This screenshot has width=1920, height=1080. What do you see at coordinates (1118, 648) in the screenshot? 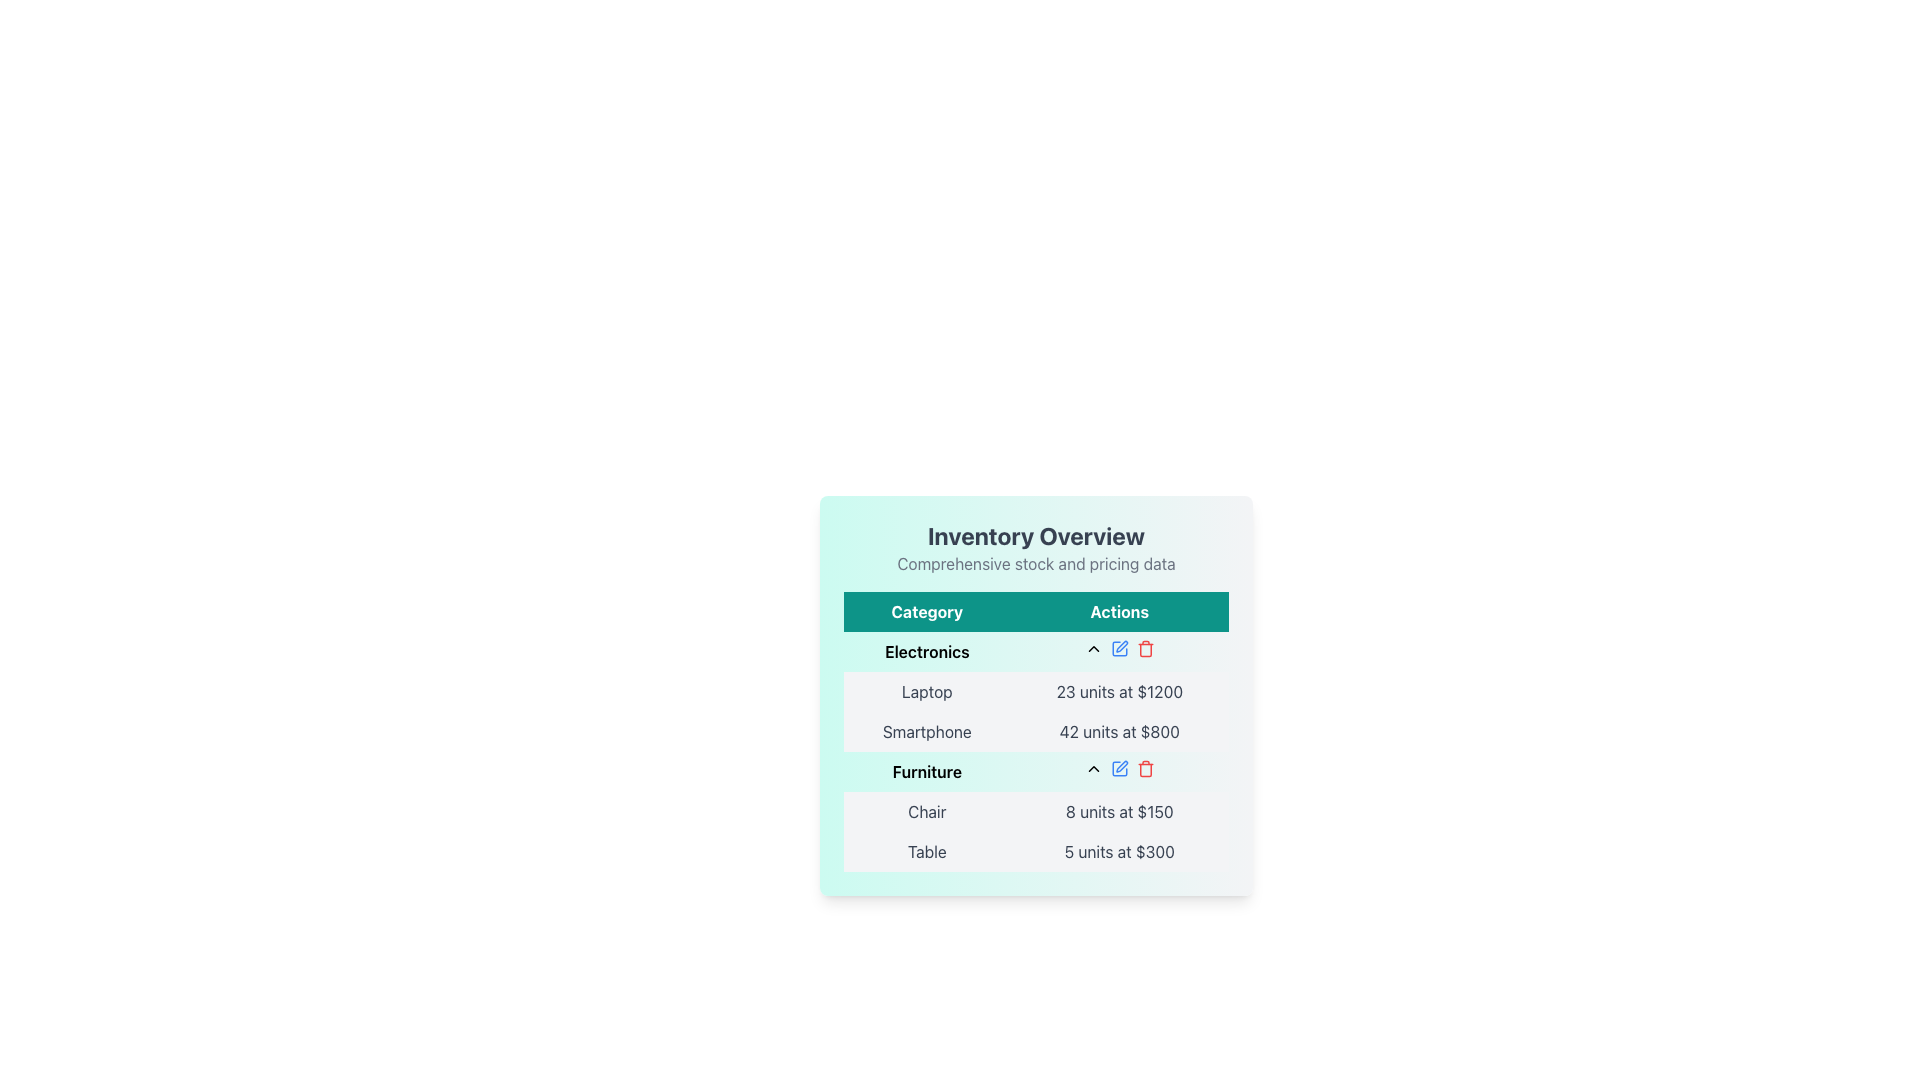
I see `the blue pen-shaped button in the 'Actions' column next to the 'Electronics' category header to initiate an edit action` at bounding box center [1118, 648].